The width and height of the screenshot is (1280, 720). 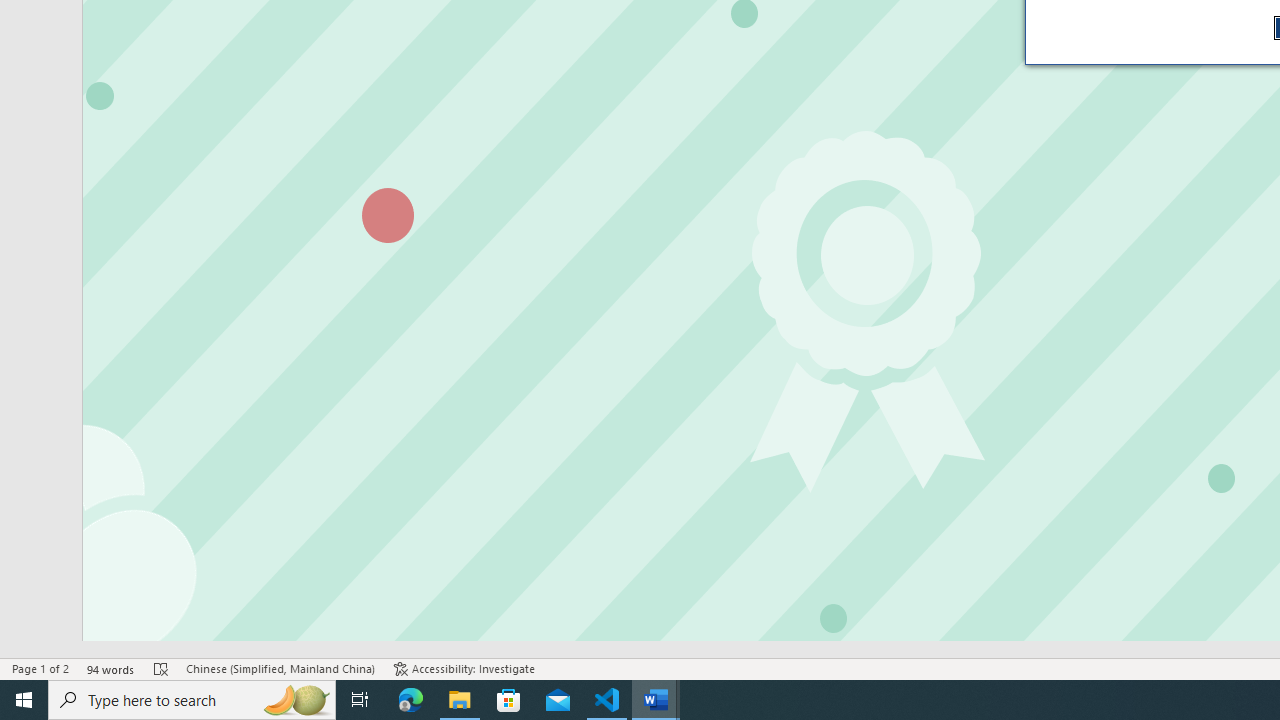 I want to click on 'Word Count 94 words', so click(x=110, y=669).